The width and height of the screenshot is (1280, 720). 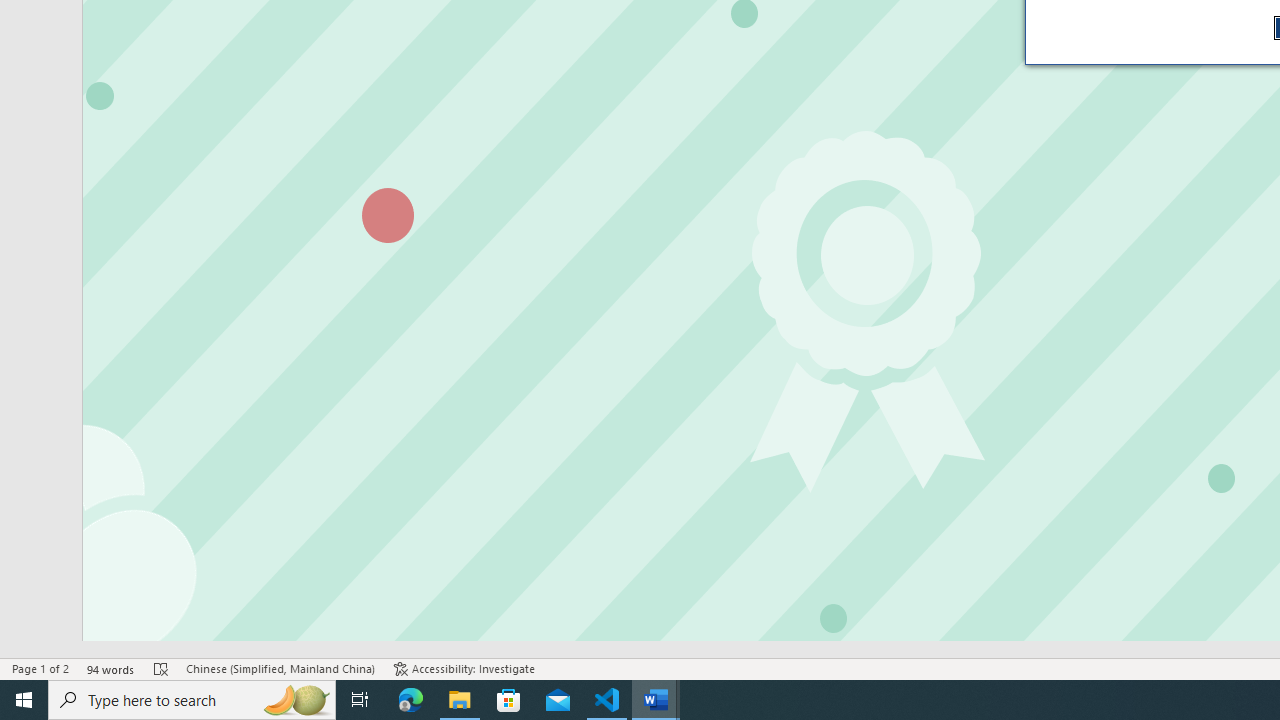 I want to click on 'Word Count 94 words', so click(x=110, y=669).